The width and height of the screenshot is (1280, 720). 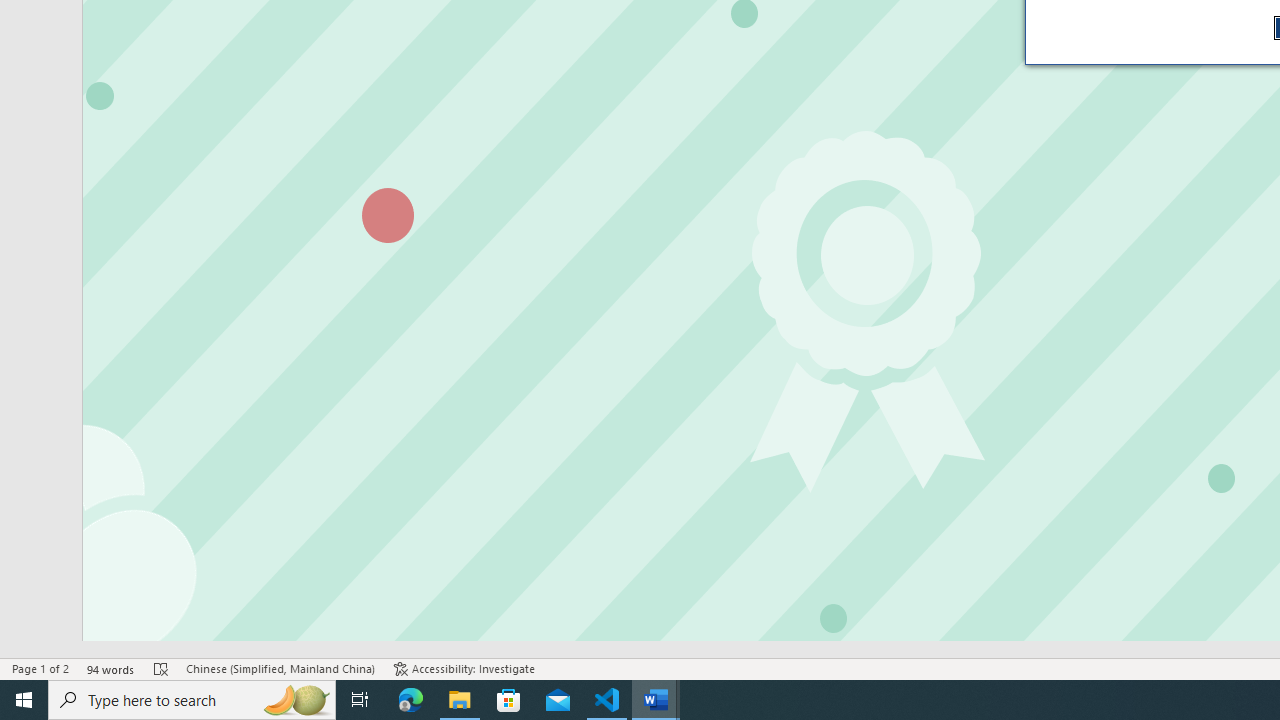 I want to click on 'Word Count 94 words', so click(x=110, y=669).